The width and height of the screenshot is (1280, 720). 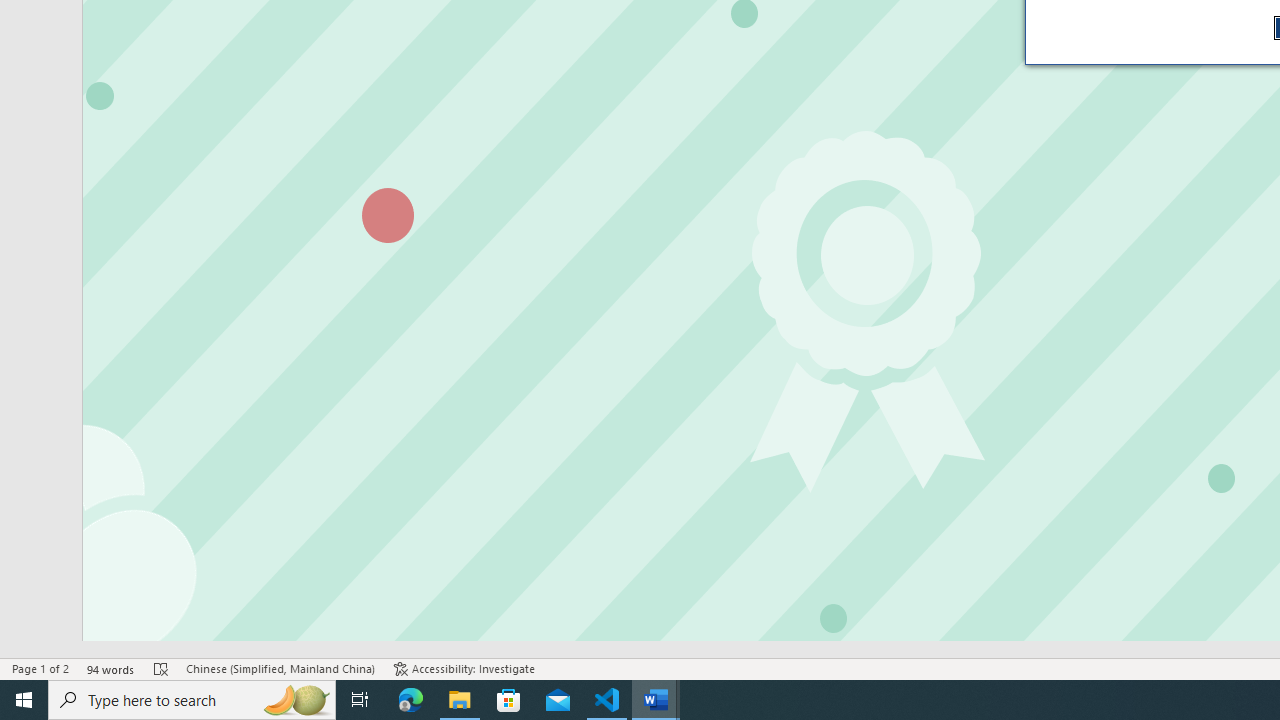 I want to click on 'Word Count 94 words', so click(x=110, y=669).